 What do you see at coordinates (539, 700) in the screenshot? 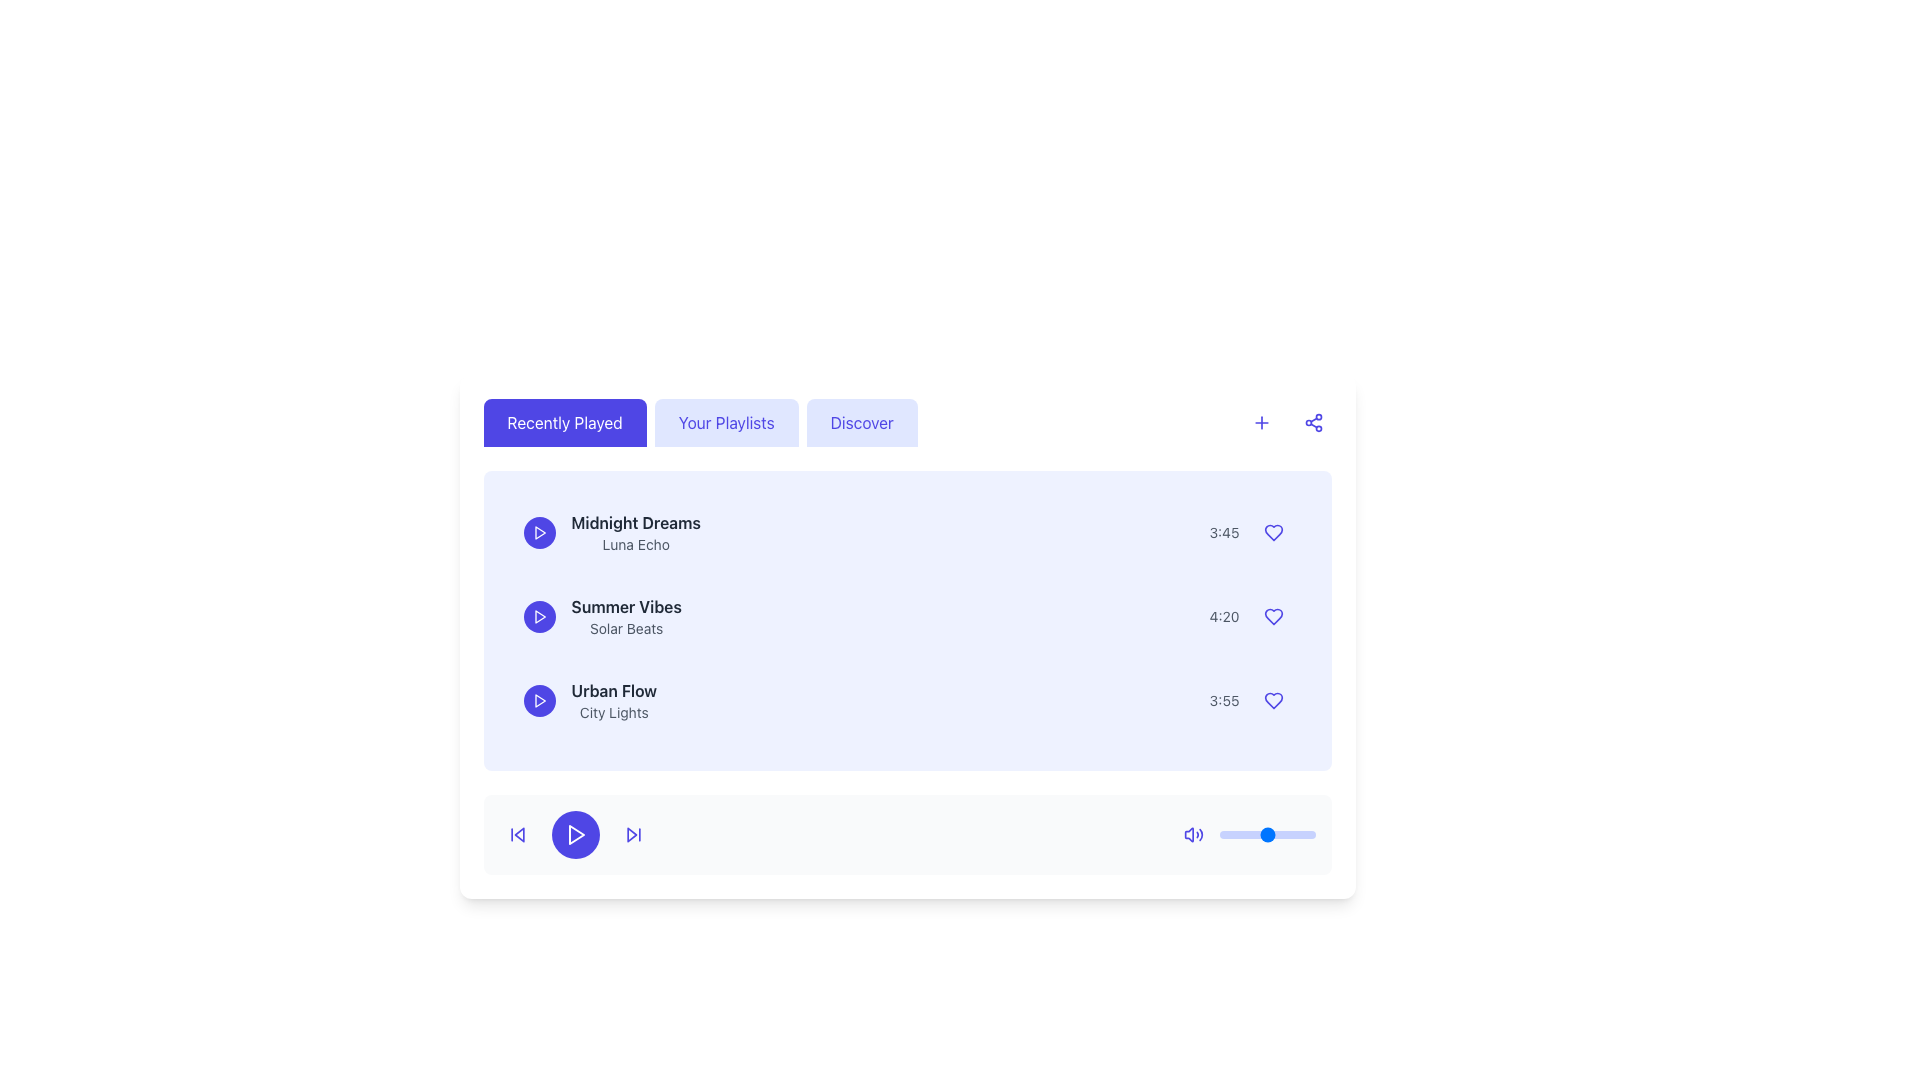
I see `the play button` at bounding box center [539, 700].